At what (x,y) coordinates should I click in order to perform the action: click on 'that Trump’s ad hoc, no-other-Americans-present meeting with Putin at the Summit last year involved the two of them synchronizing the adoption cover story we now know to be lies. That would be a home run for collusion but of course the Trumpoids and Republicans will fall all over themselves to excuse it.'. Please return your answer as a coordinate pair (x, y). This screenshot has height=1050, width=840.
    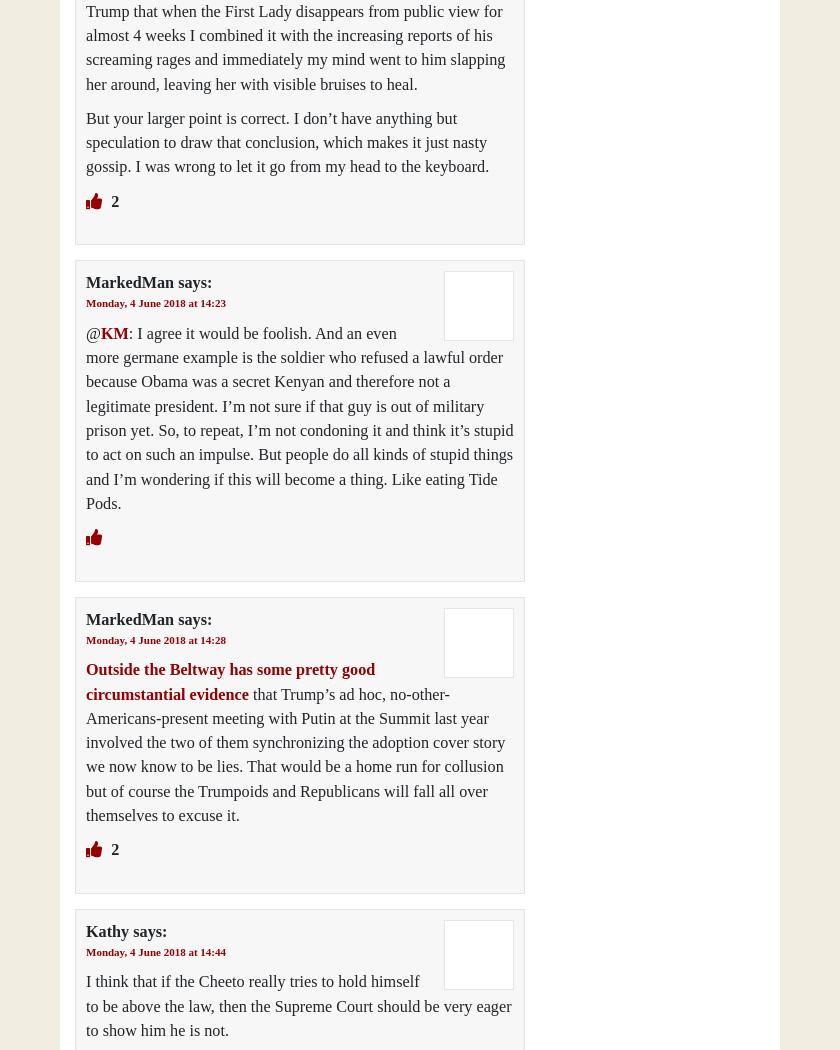
    Looking at the image, I should click on (86, 754).